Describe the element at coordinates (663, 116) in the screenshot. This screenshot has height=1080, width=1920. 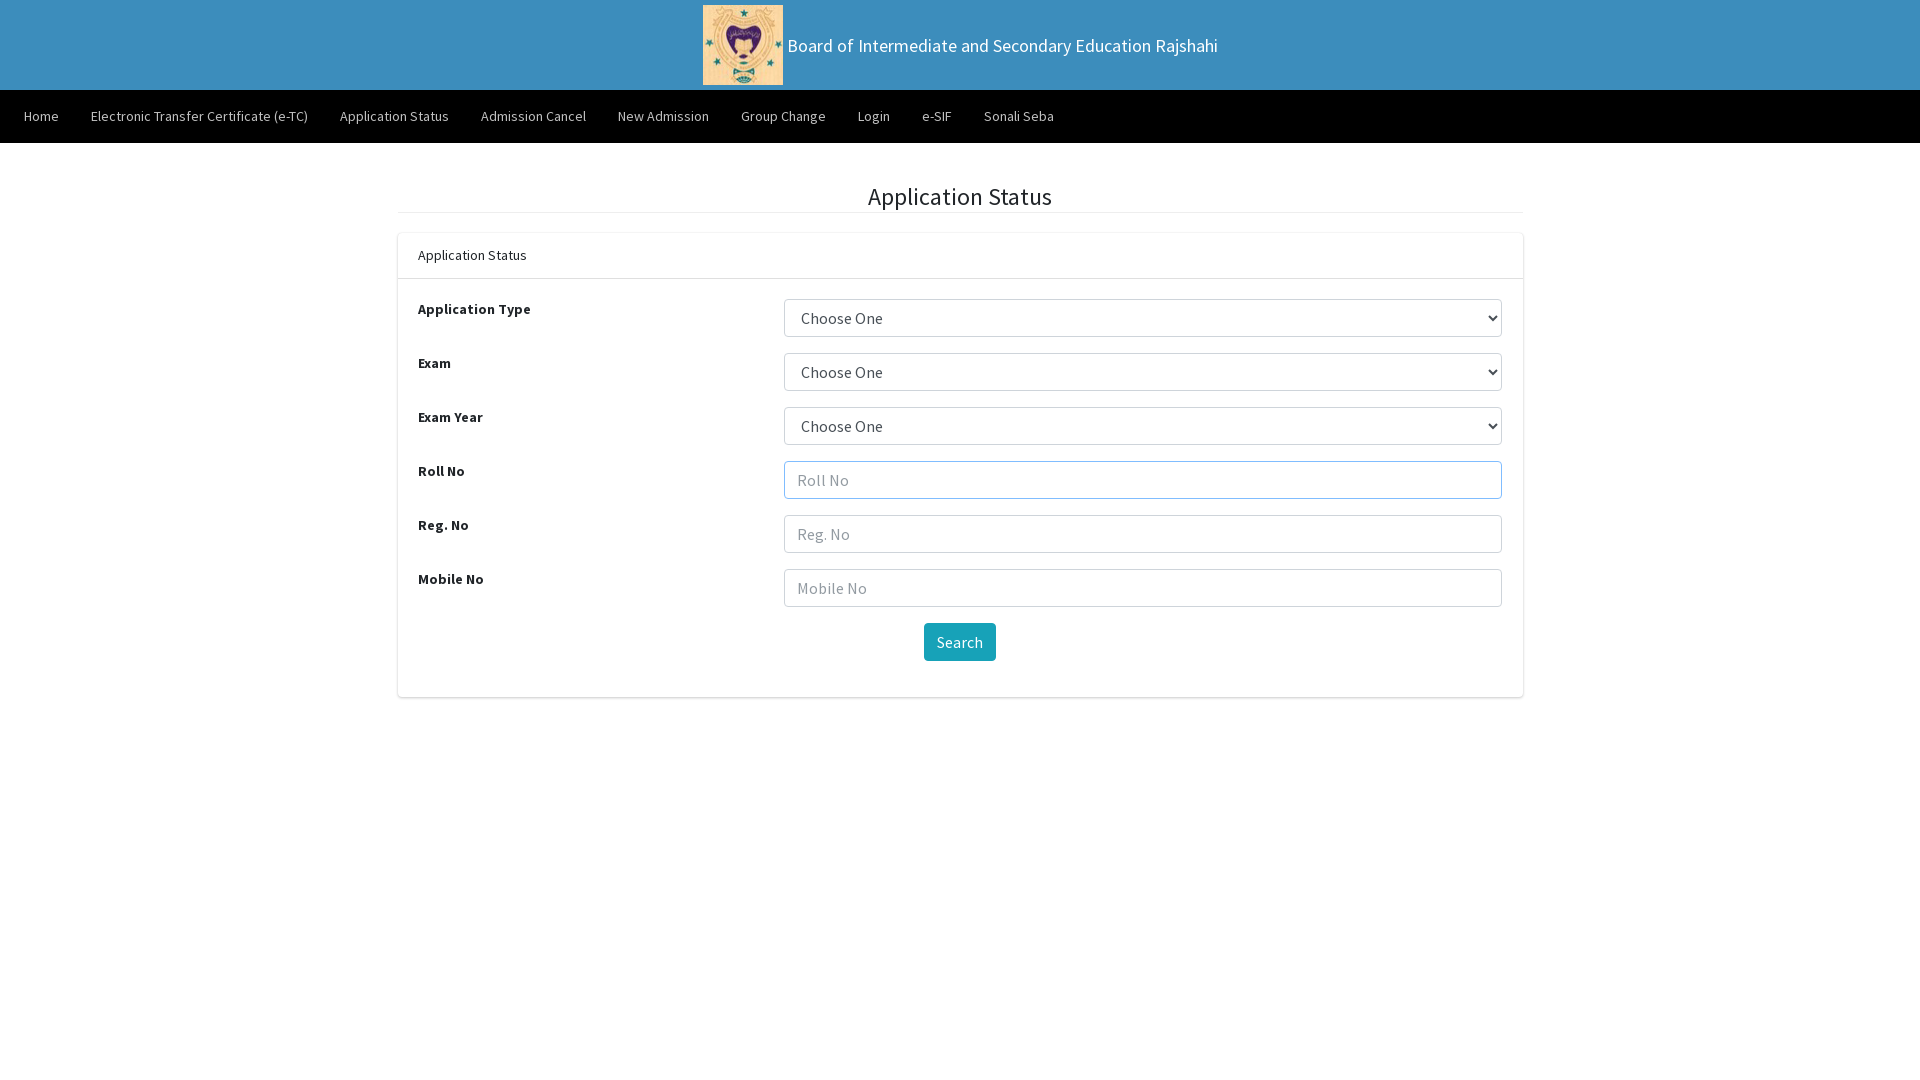
I see `'New Admission'` at that location.